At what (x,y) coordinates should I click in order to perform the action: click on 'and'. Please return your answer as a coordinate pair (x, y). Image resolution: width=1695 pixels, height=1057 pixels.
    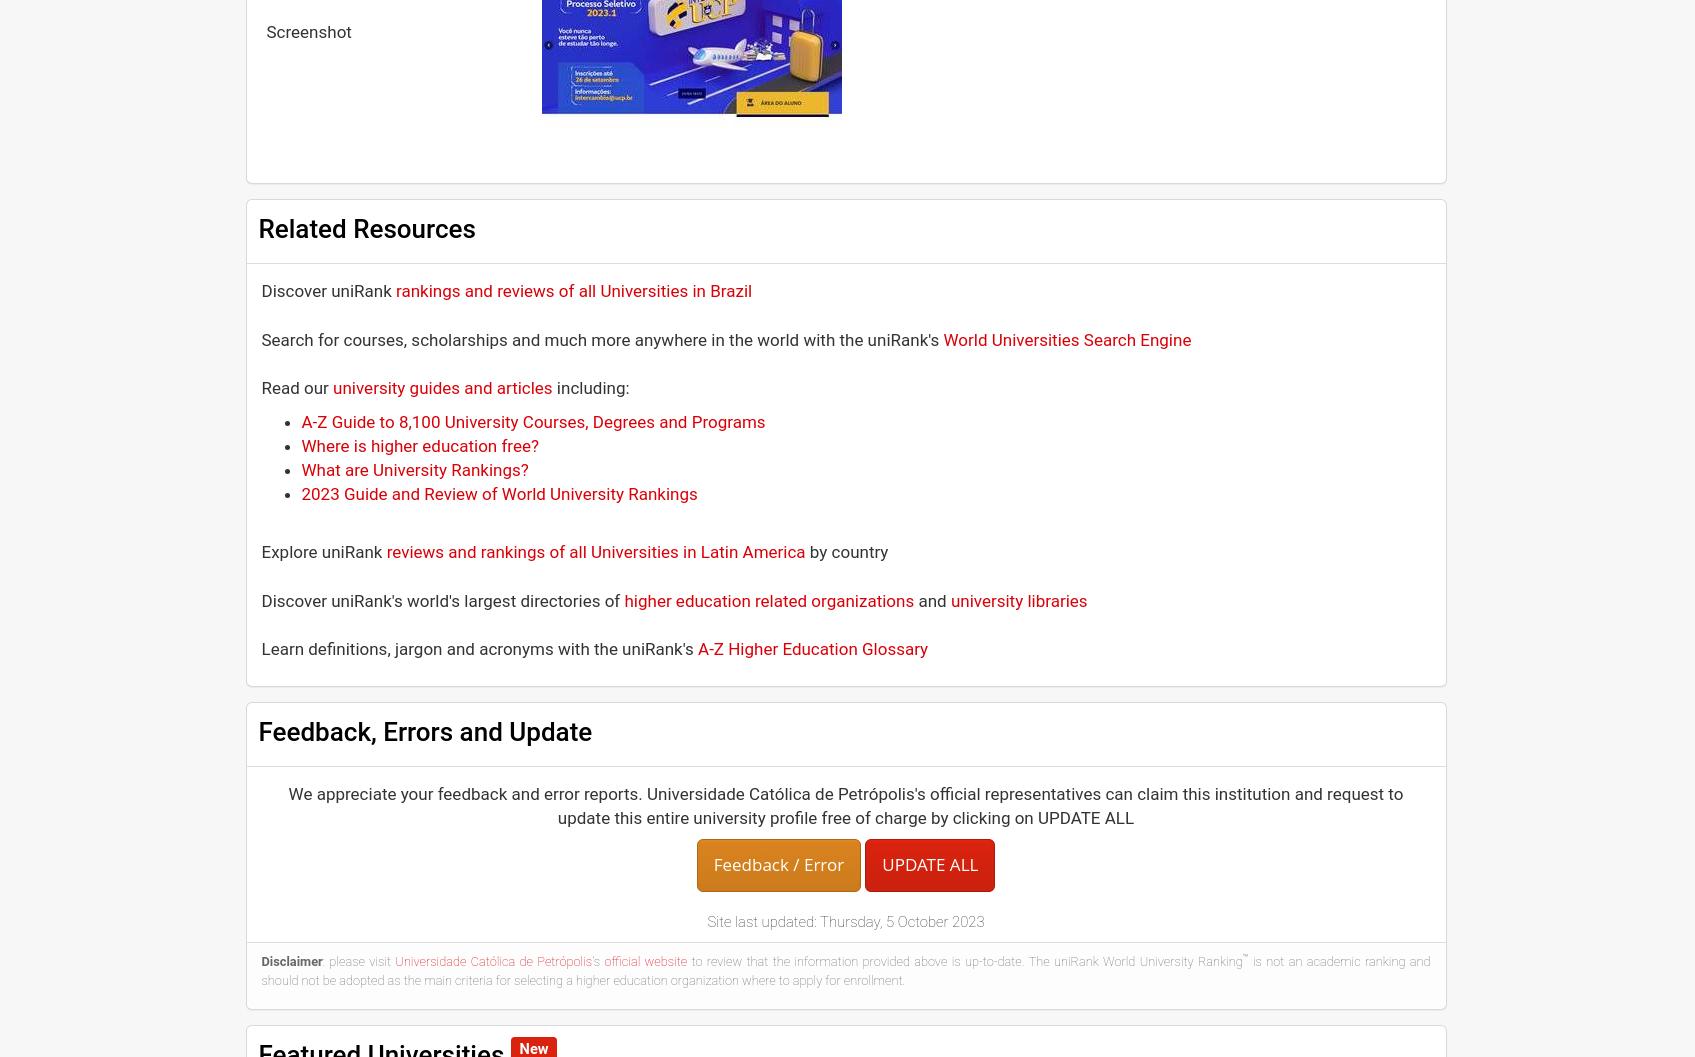
    Looking at the image, I should click on (932, 598).